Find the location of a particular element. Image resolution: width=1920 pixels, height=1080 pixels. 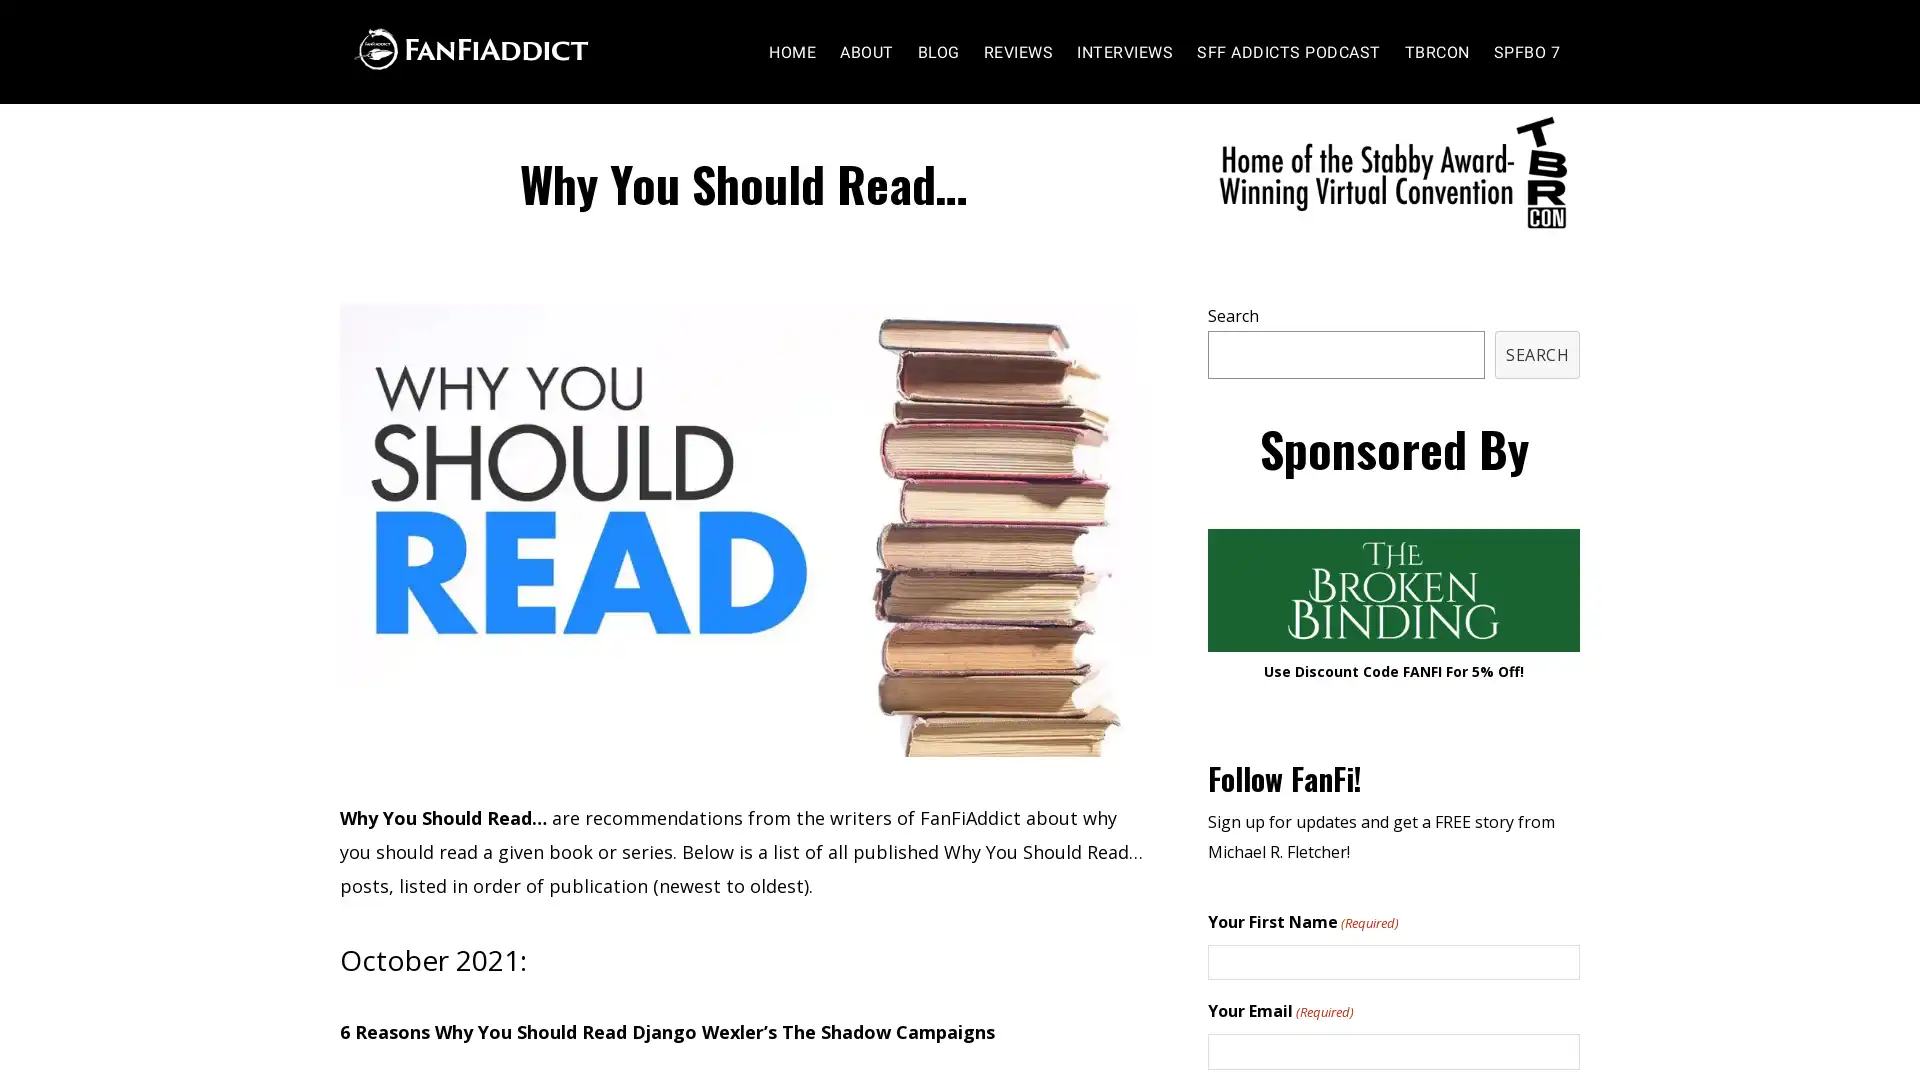

SEARCH is located at coordinates (1536, 393).